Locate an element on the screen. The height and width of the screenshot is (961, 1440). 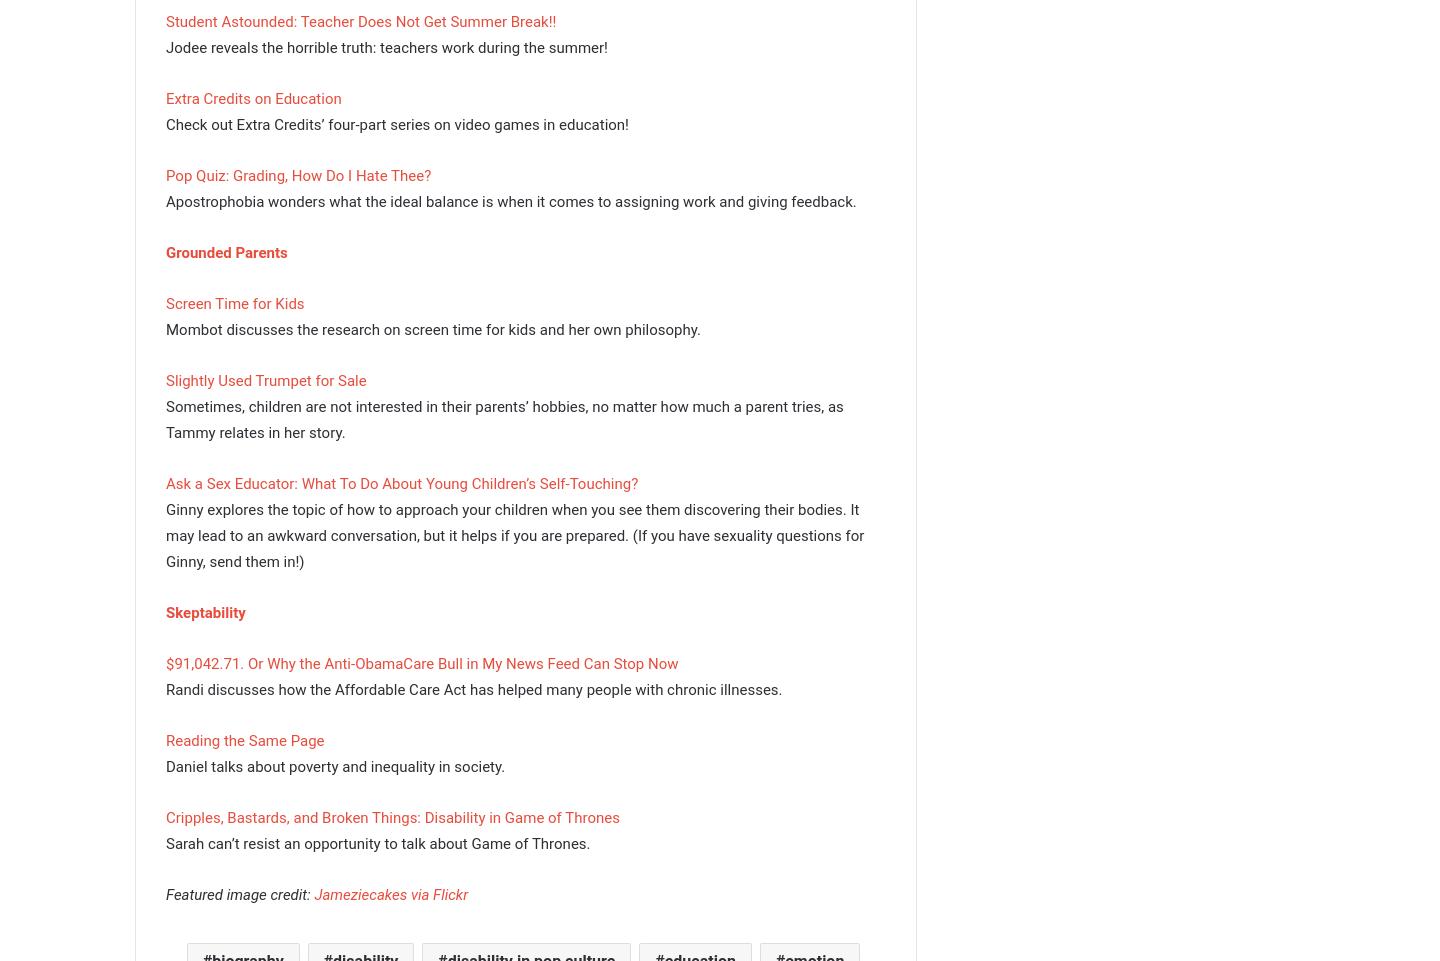
'Grounded Parents' is located at coordinates (165, 250).